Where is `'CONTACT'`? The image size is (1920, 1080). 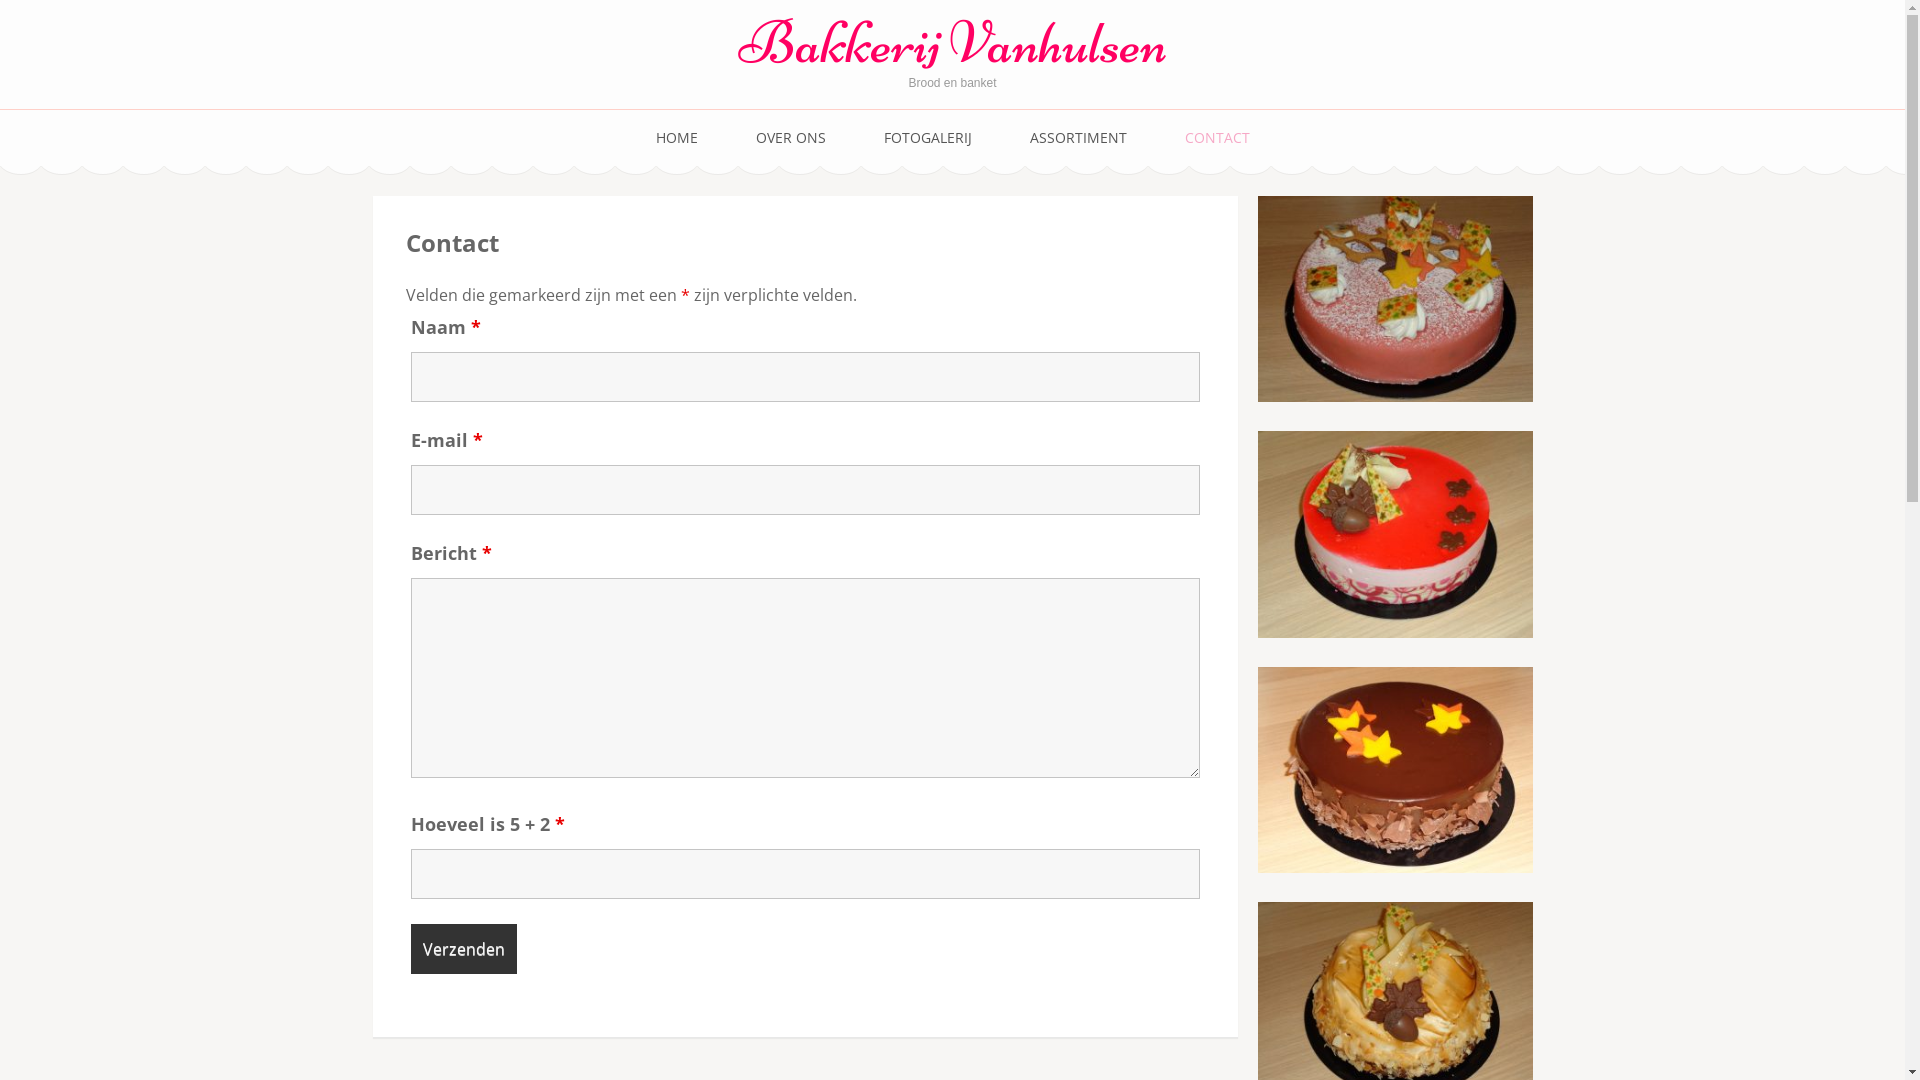
'CONTACT' is located at coordinates (1215, 137).